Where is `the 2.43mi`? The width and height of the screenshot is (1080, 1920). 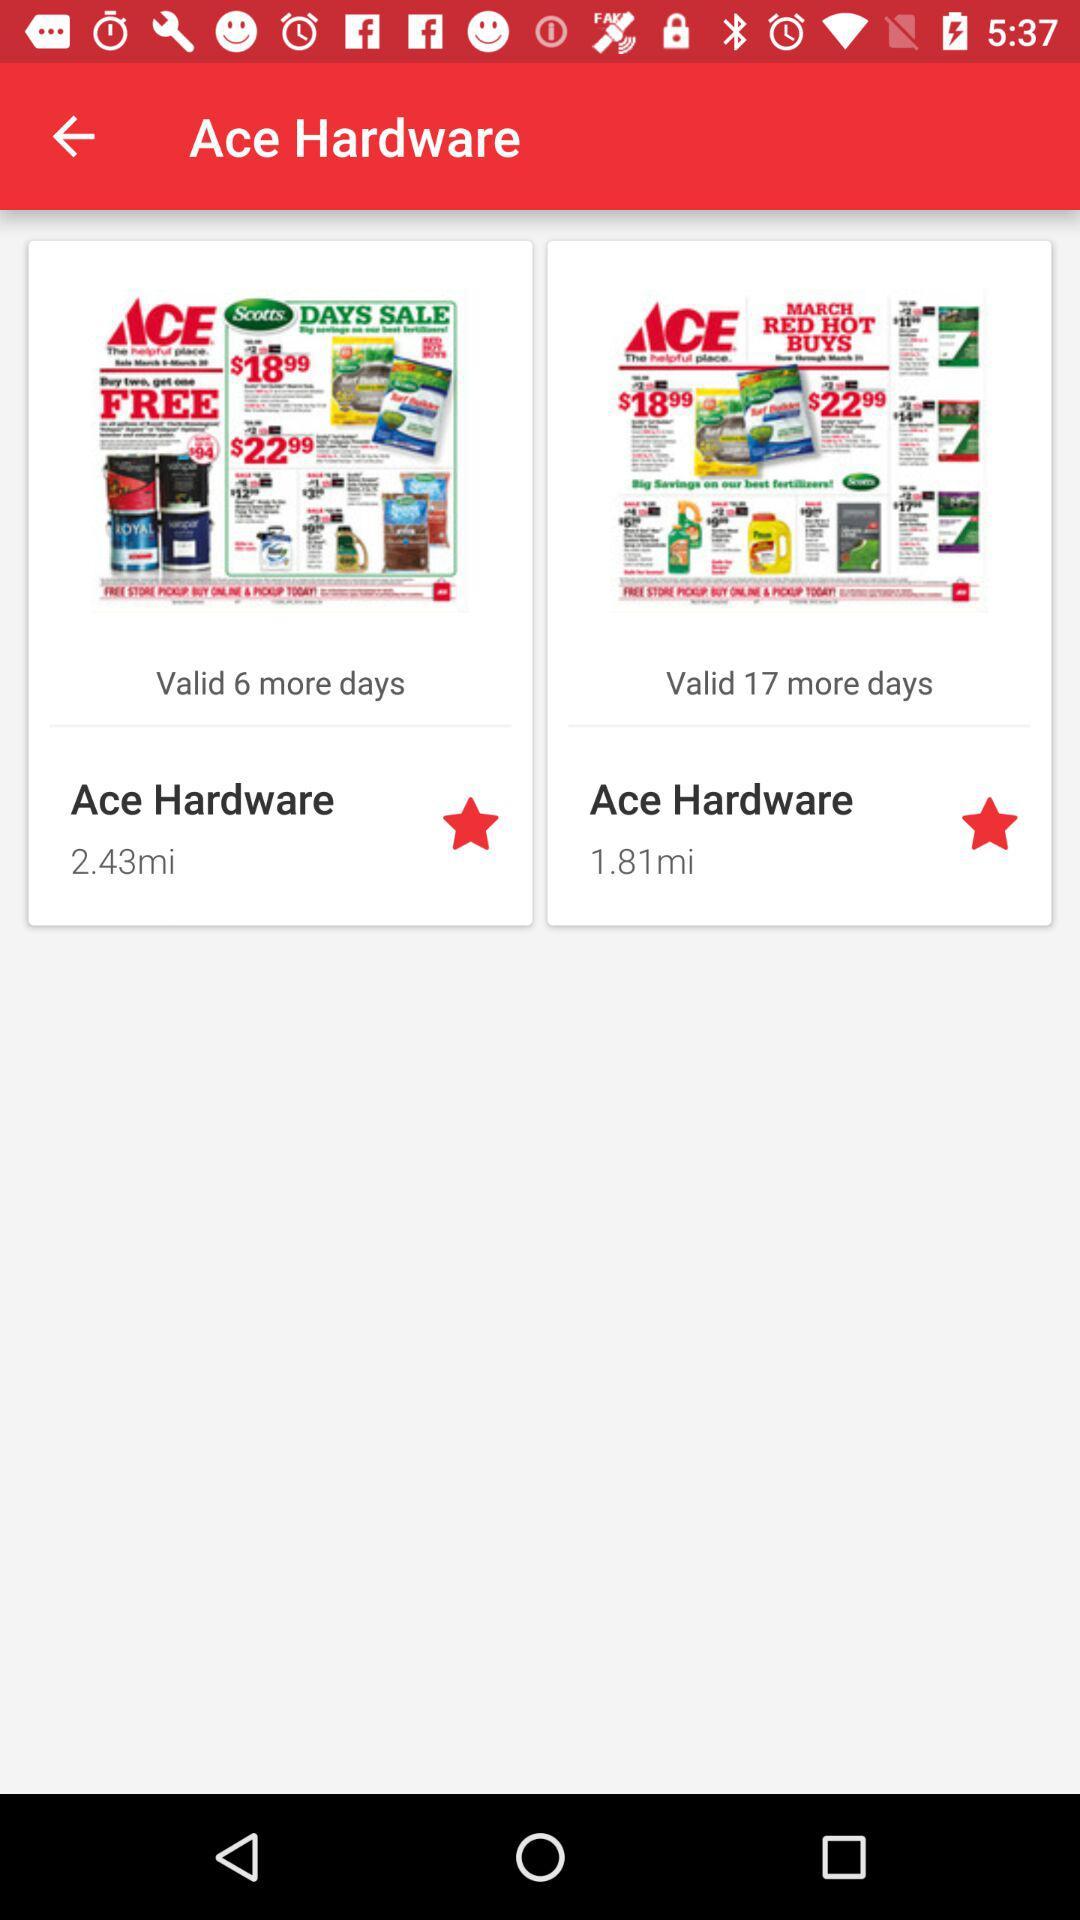 the 2.43mi is located at coordinates (242, 854).